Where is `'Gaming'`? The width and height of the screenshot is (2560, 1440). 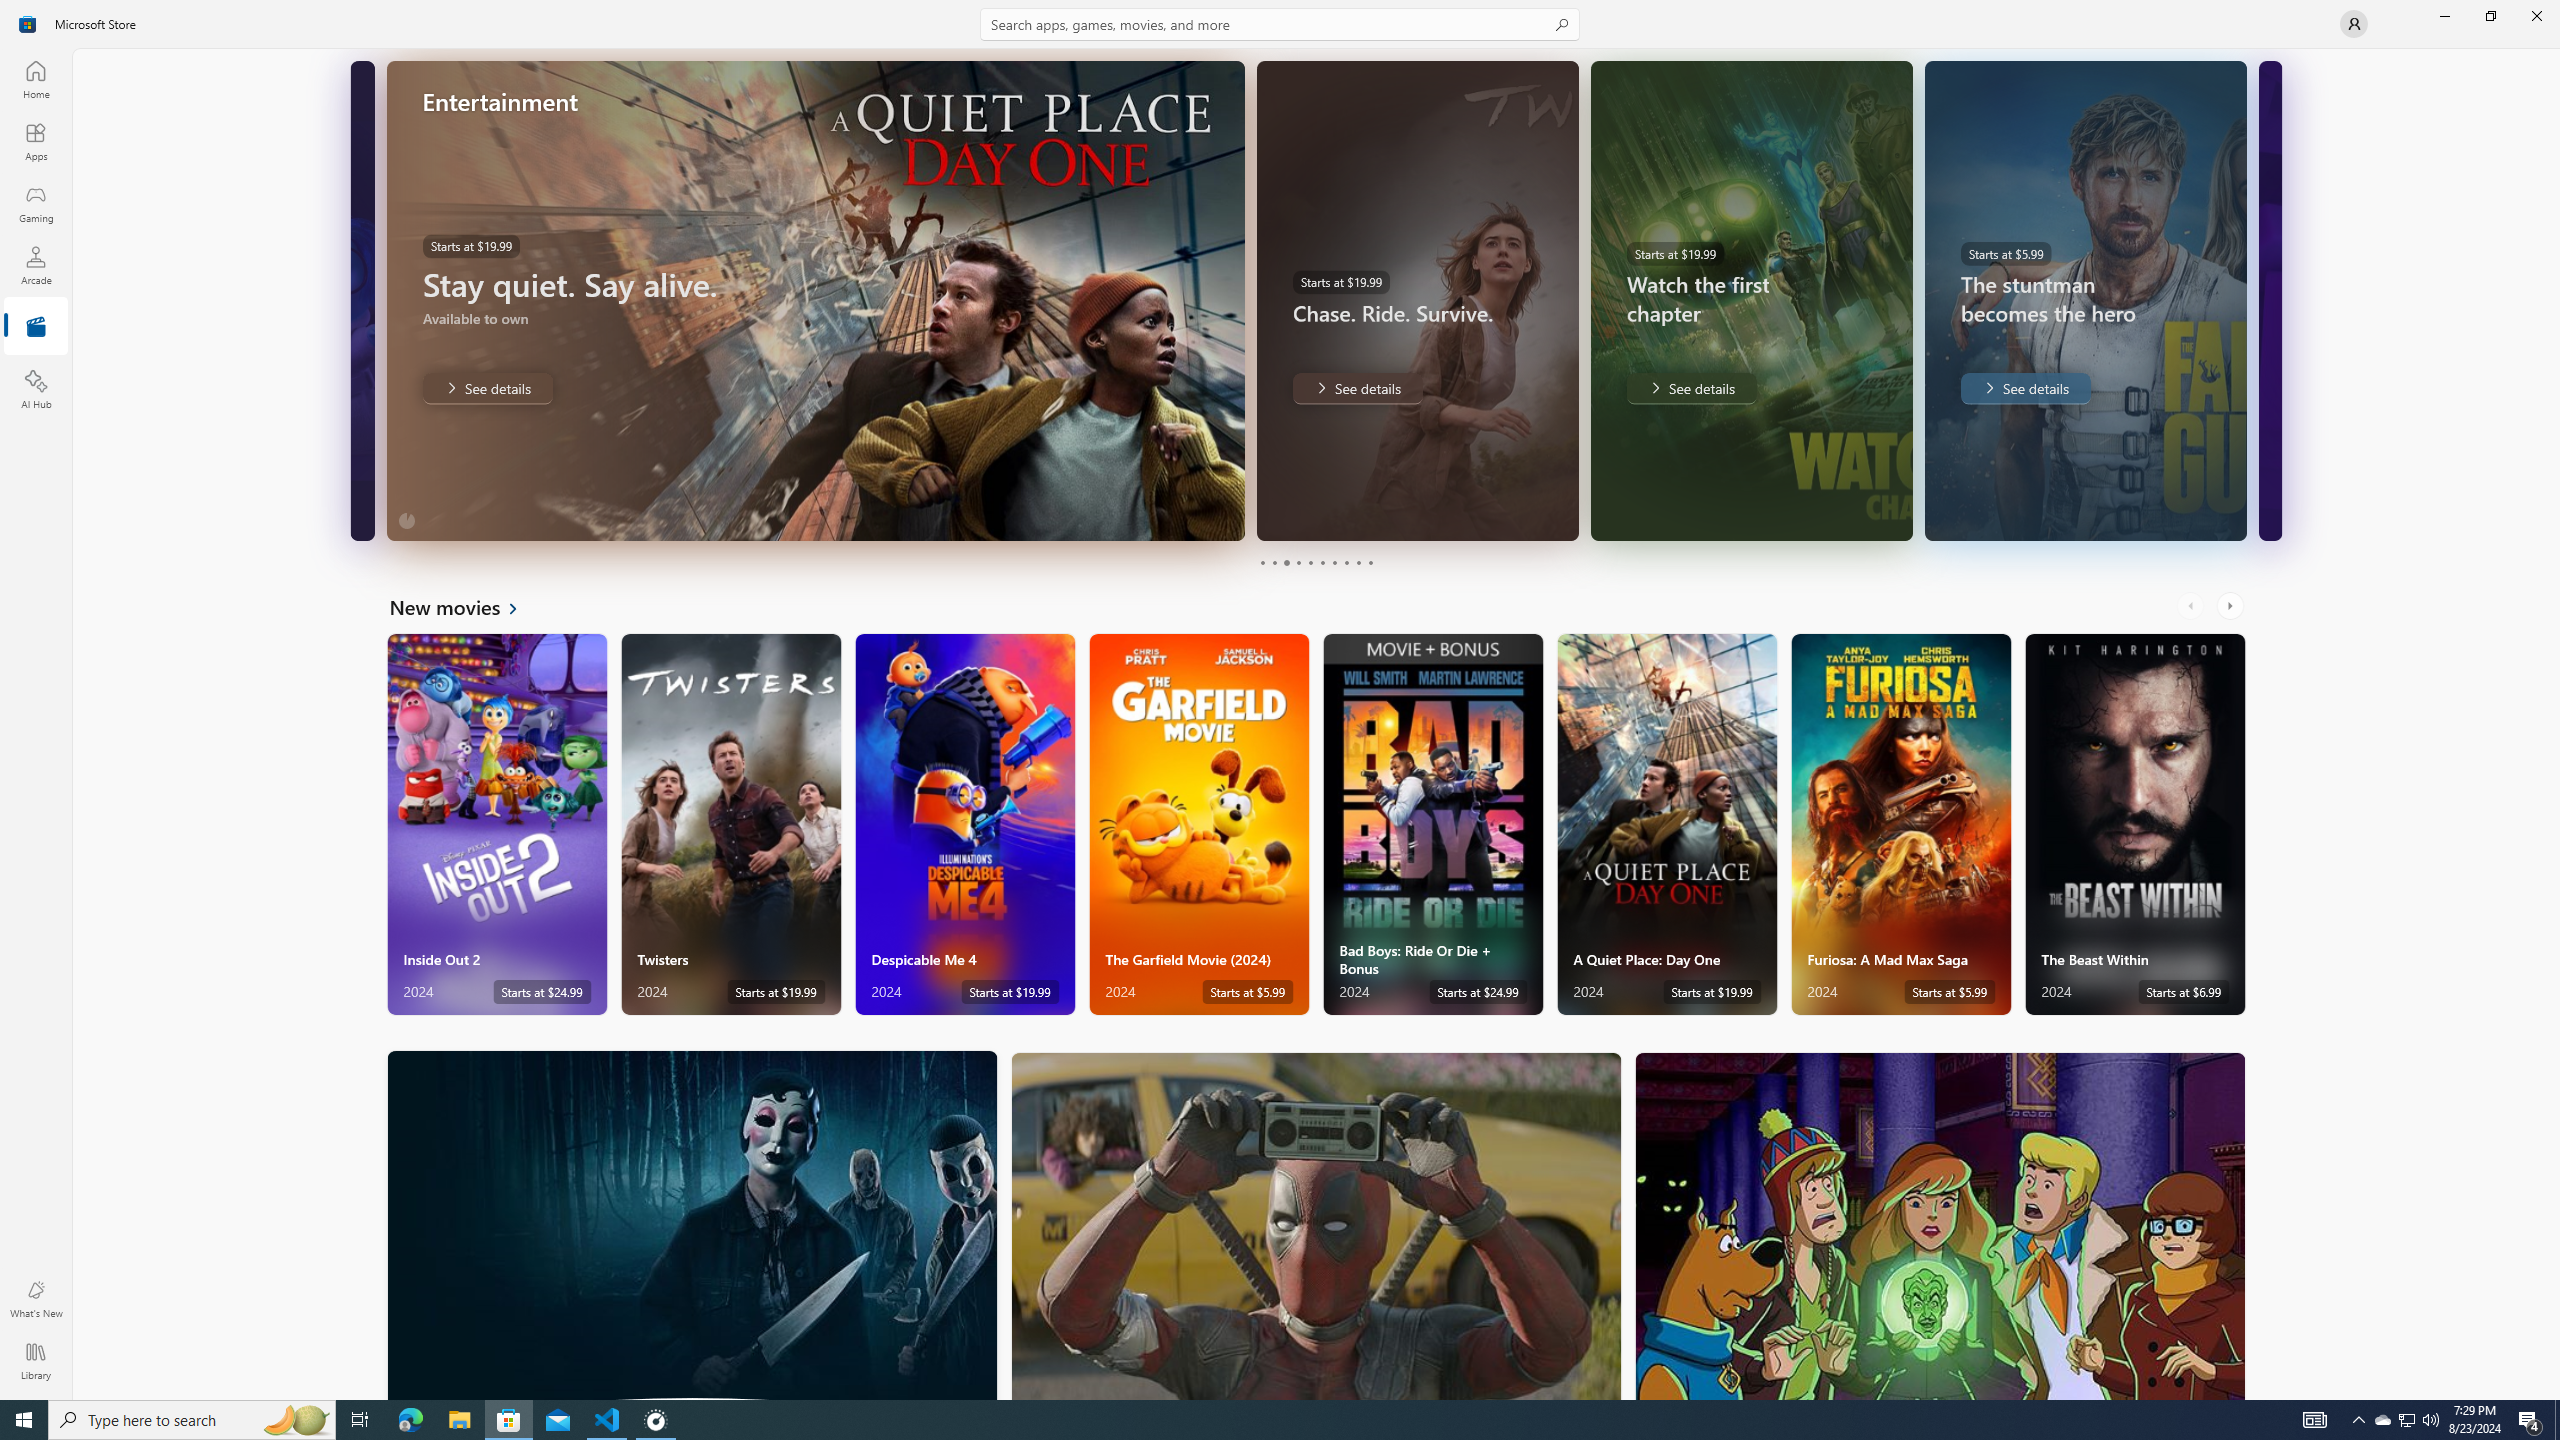 'Gaming' is located at coordinates (34, 202).